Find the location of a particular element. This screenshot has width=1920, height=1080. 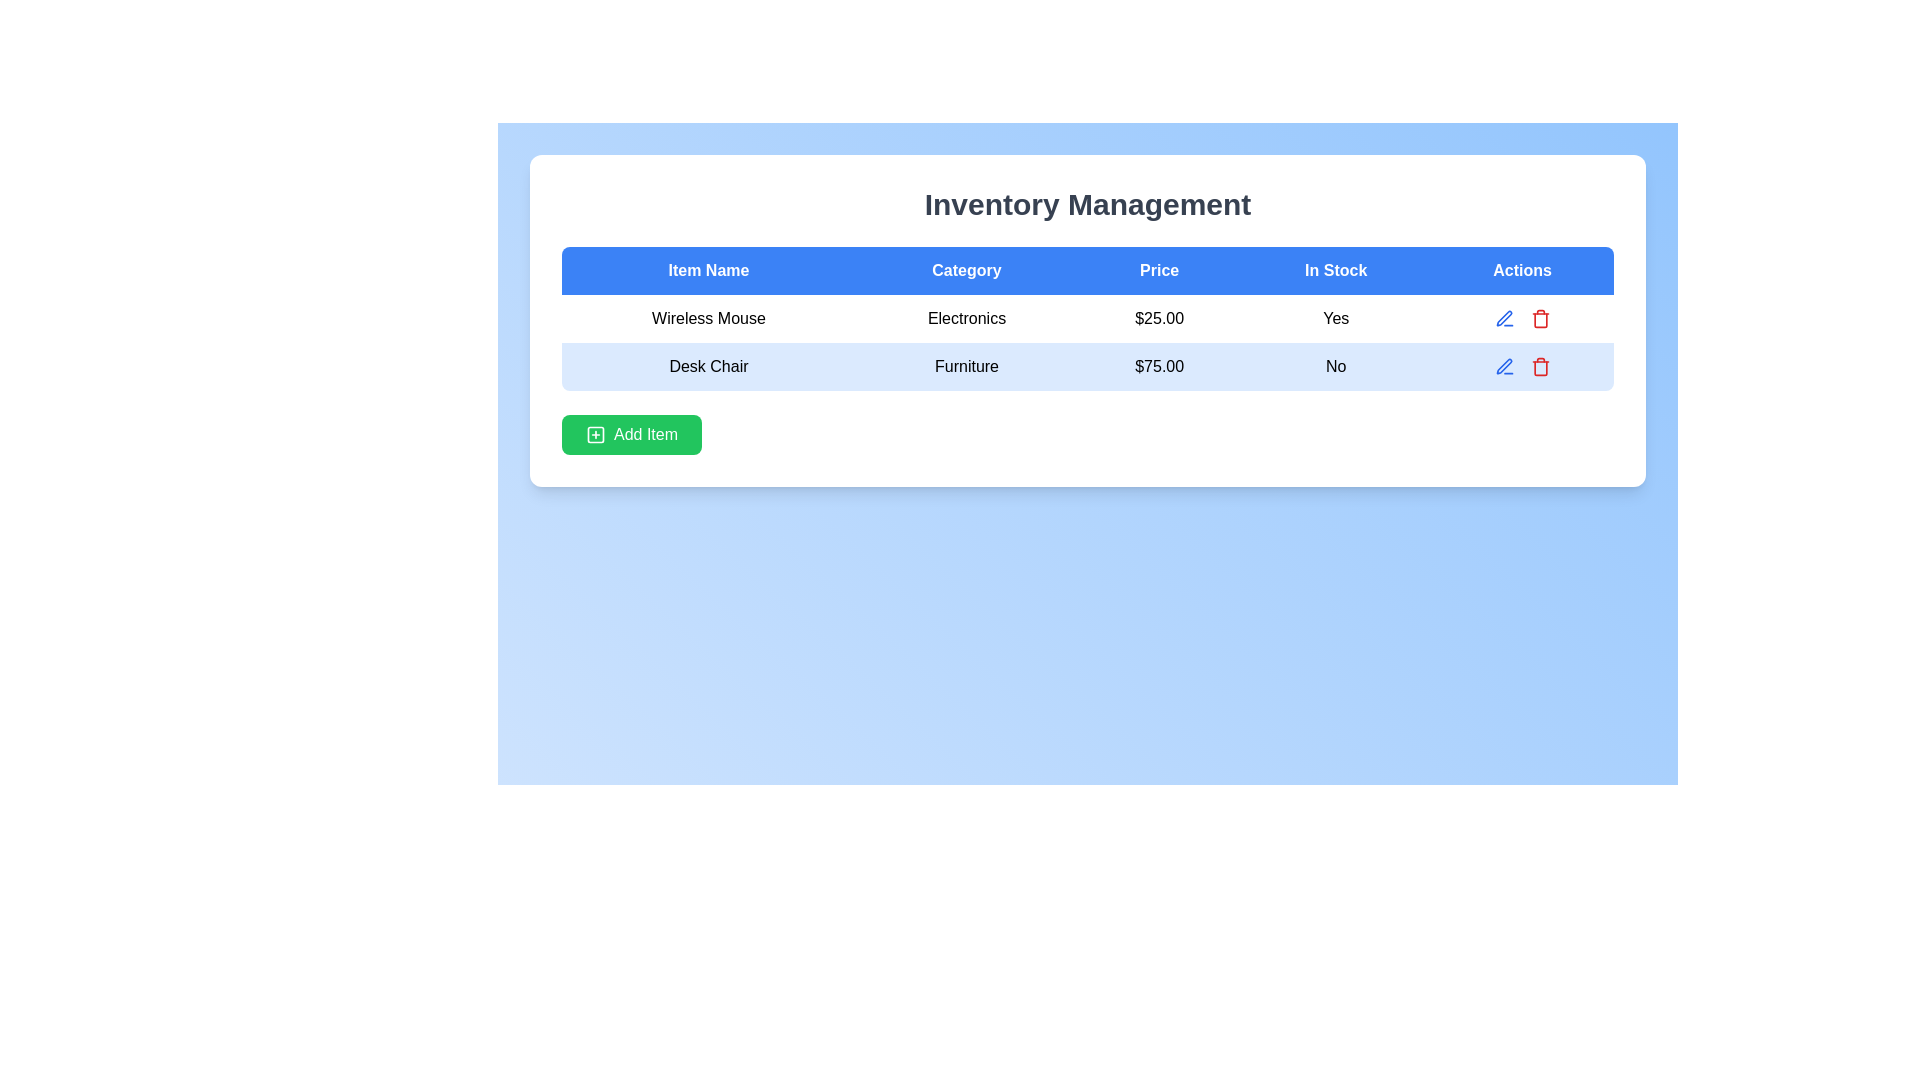

the text display showing the price '$25.00' in the 'Price' column of the inventory table, which is styled in bold and centrally aligned is located at coordinates (1159, 318).